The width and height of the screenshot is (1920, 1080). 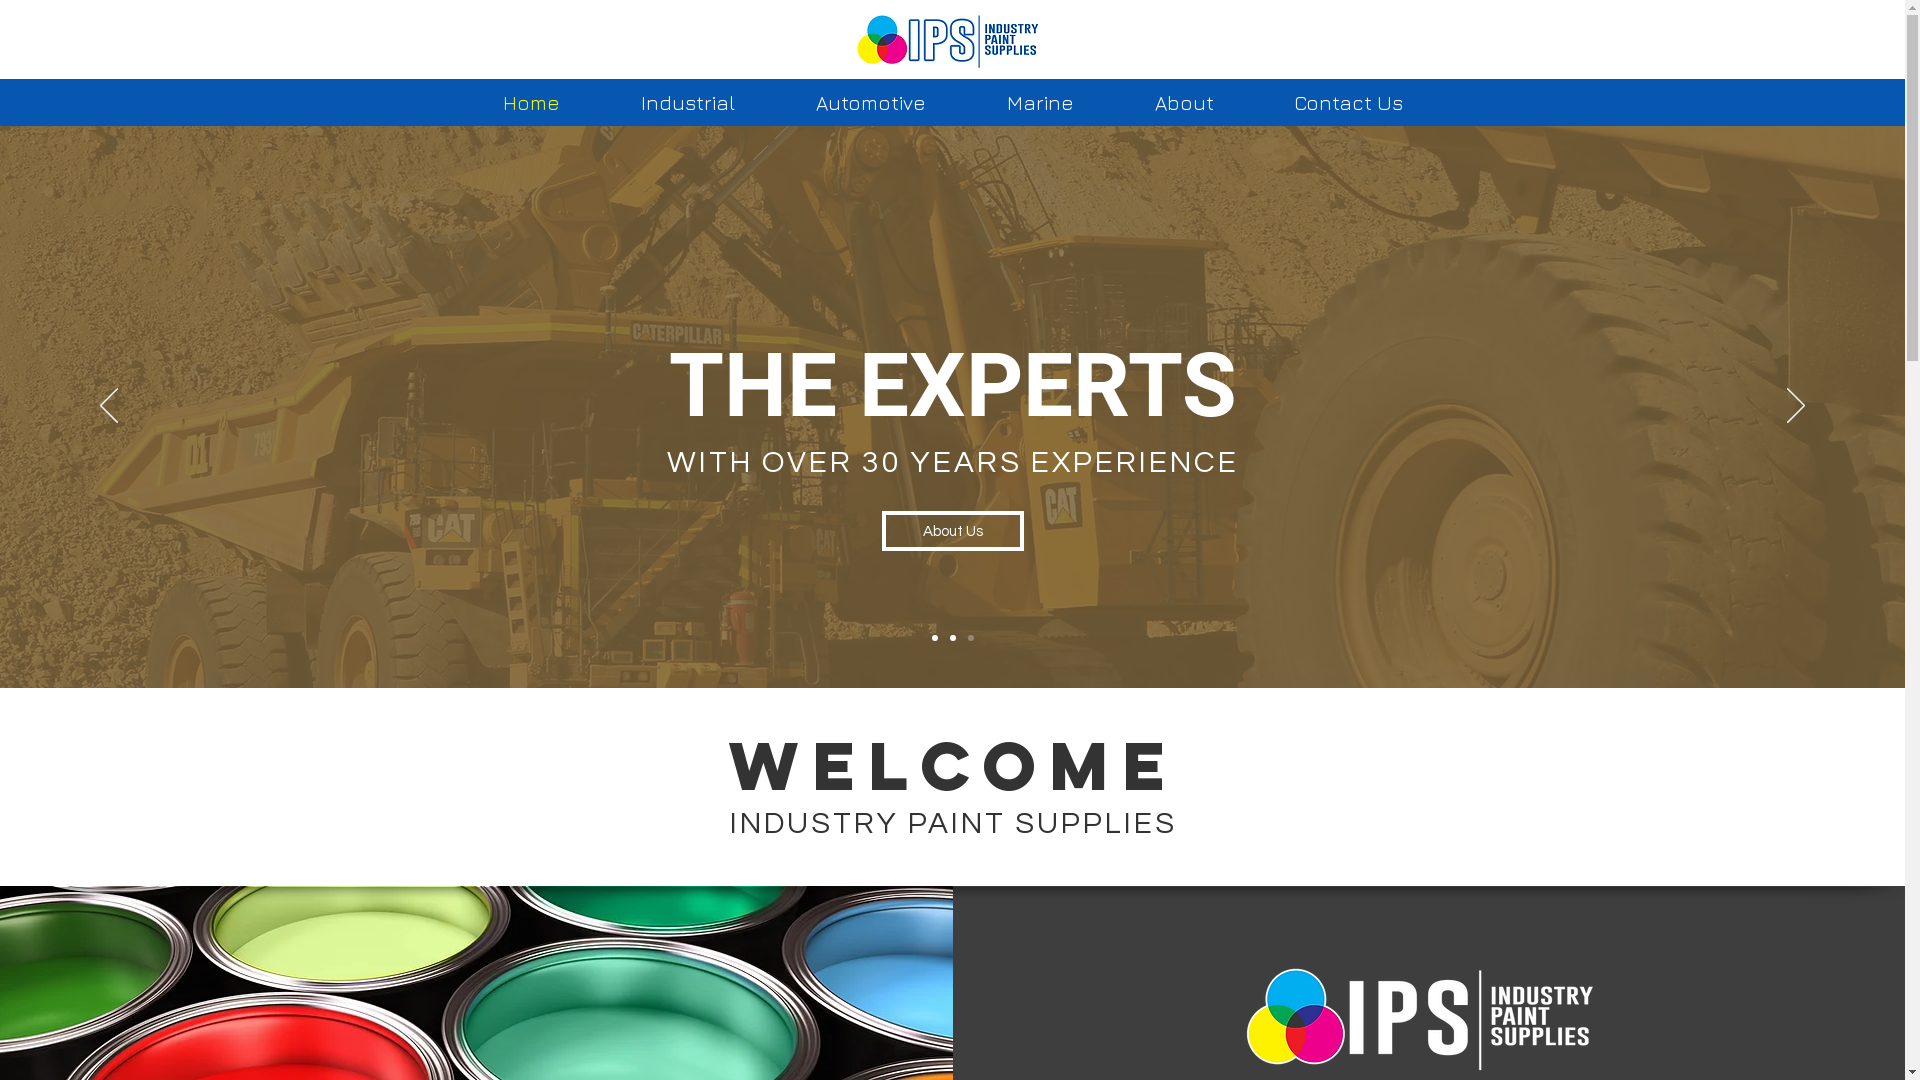 I want to click on 'About', so click(x=1183, y=102).